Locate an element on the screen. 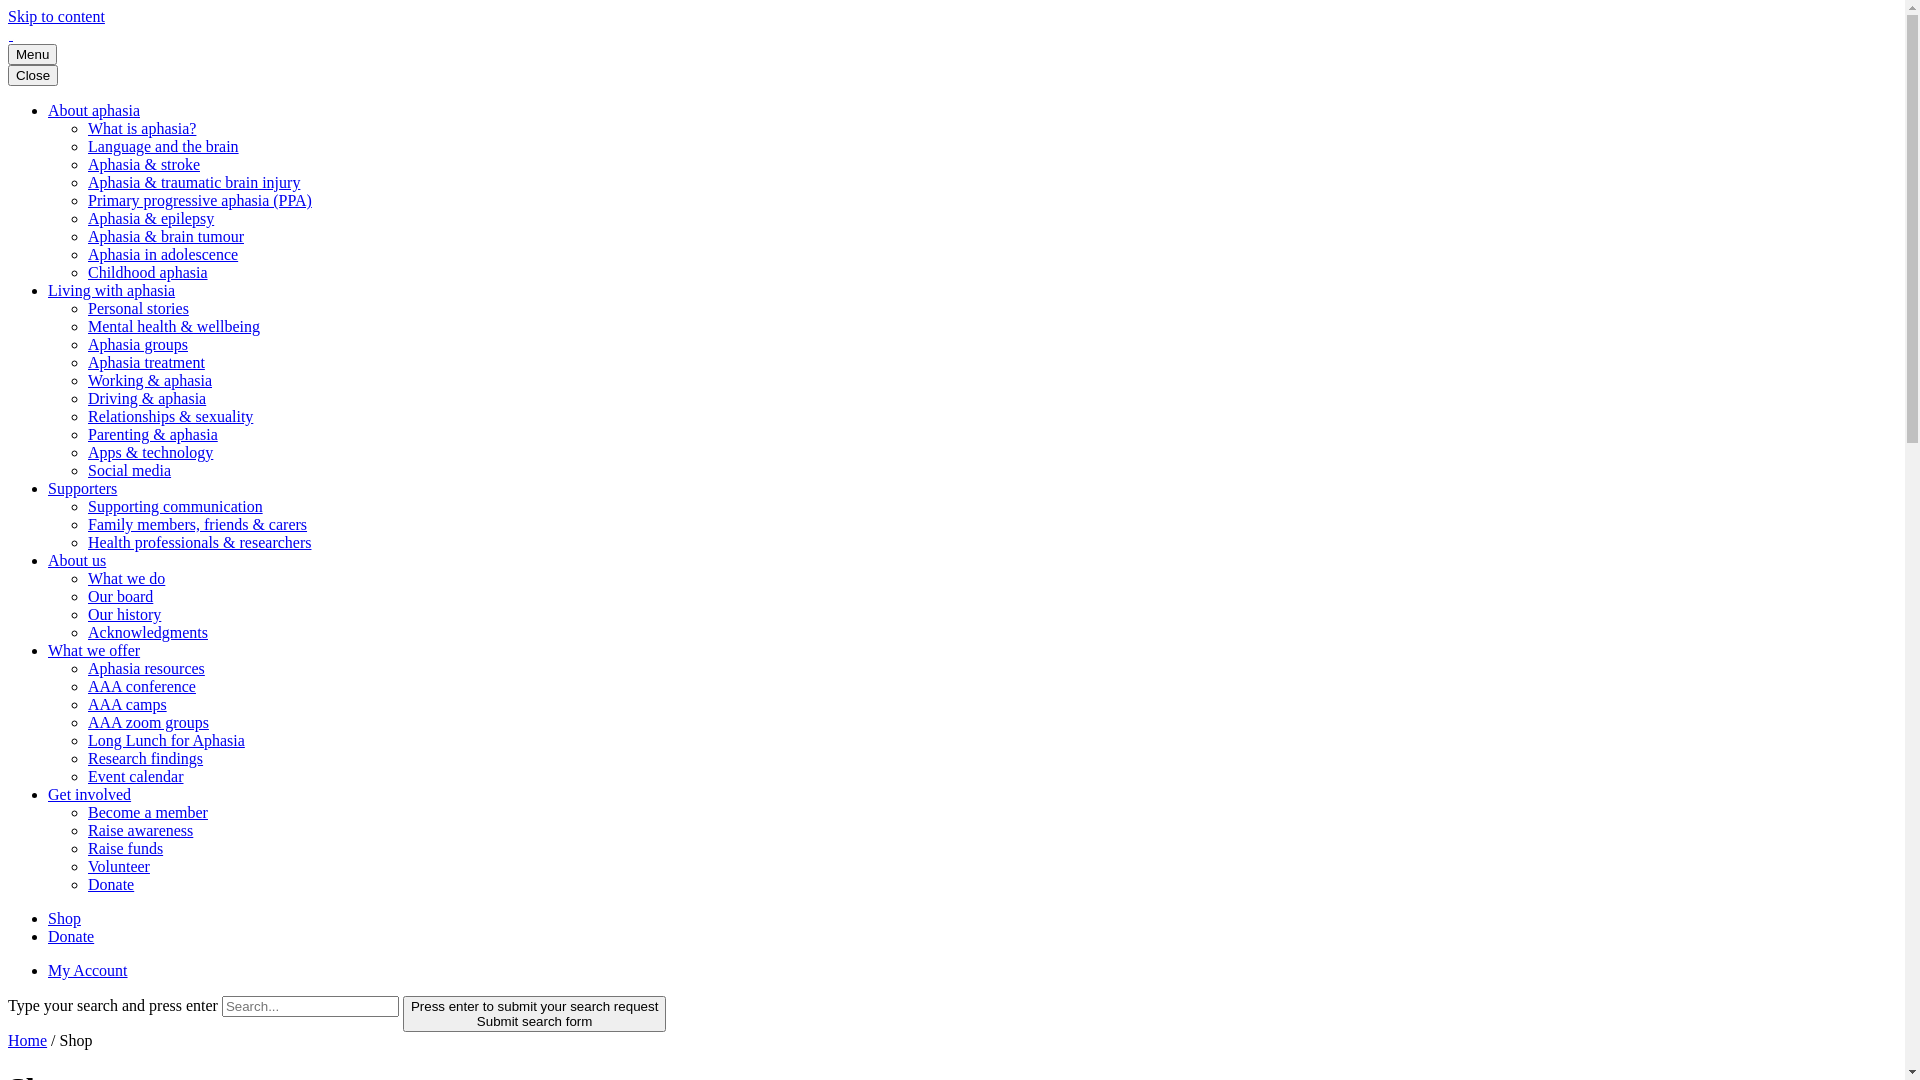 The height and width of the screenshot is (1080, 1920). 'AAA camps' is located at coordinates (126, 703).